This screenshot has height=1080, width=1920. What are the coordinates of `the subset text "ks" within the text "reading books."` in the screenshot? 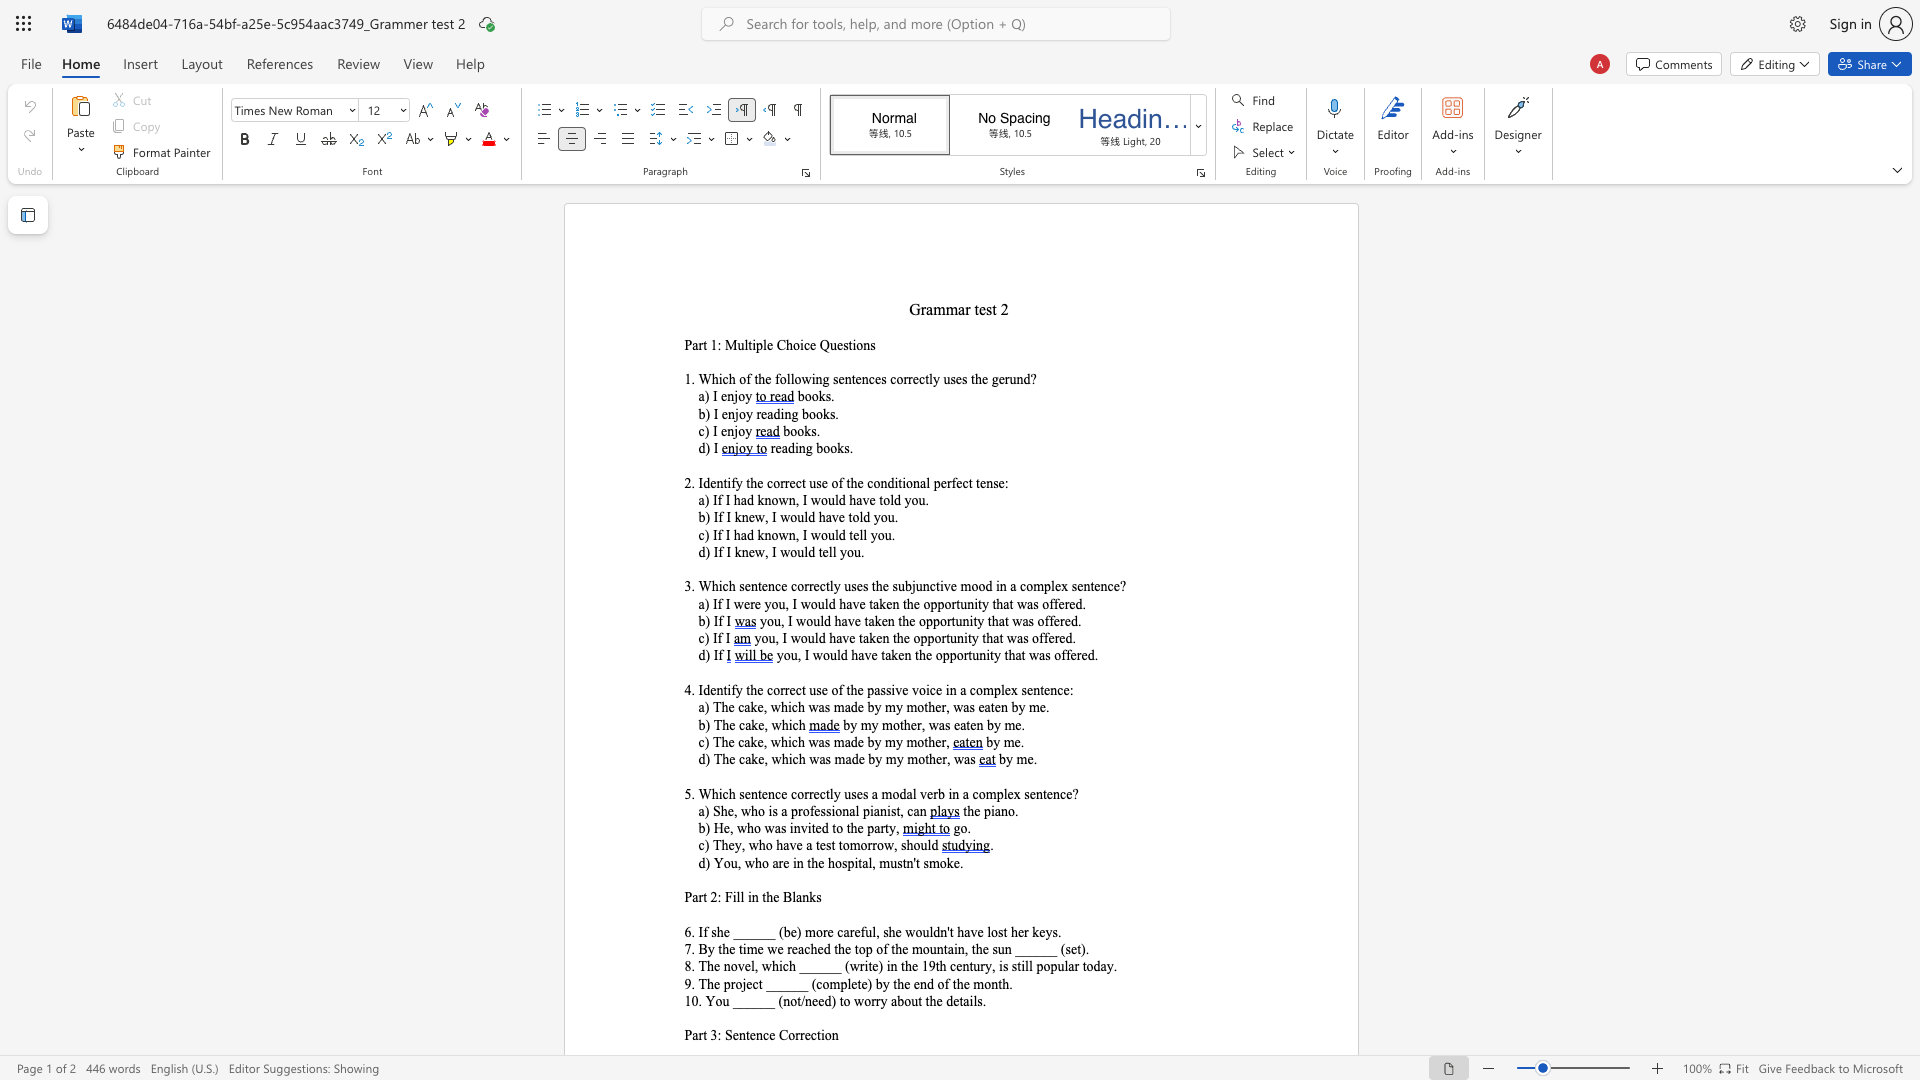 It's located at (837, 447).